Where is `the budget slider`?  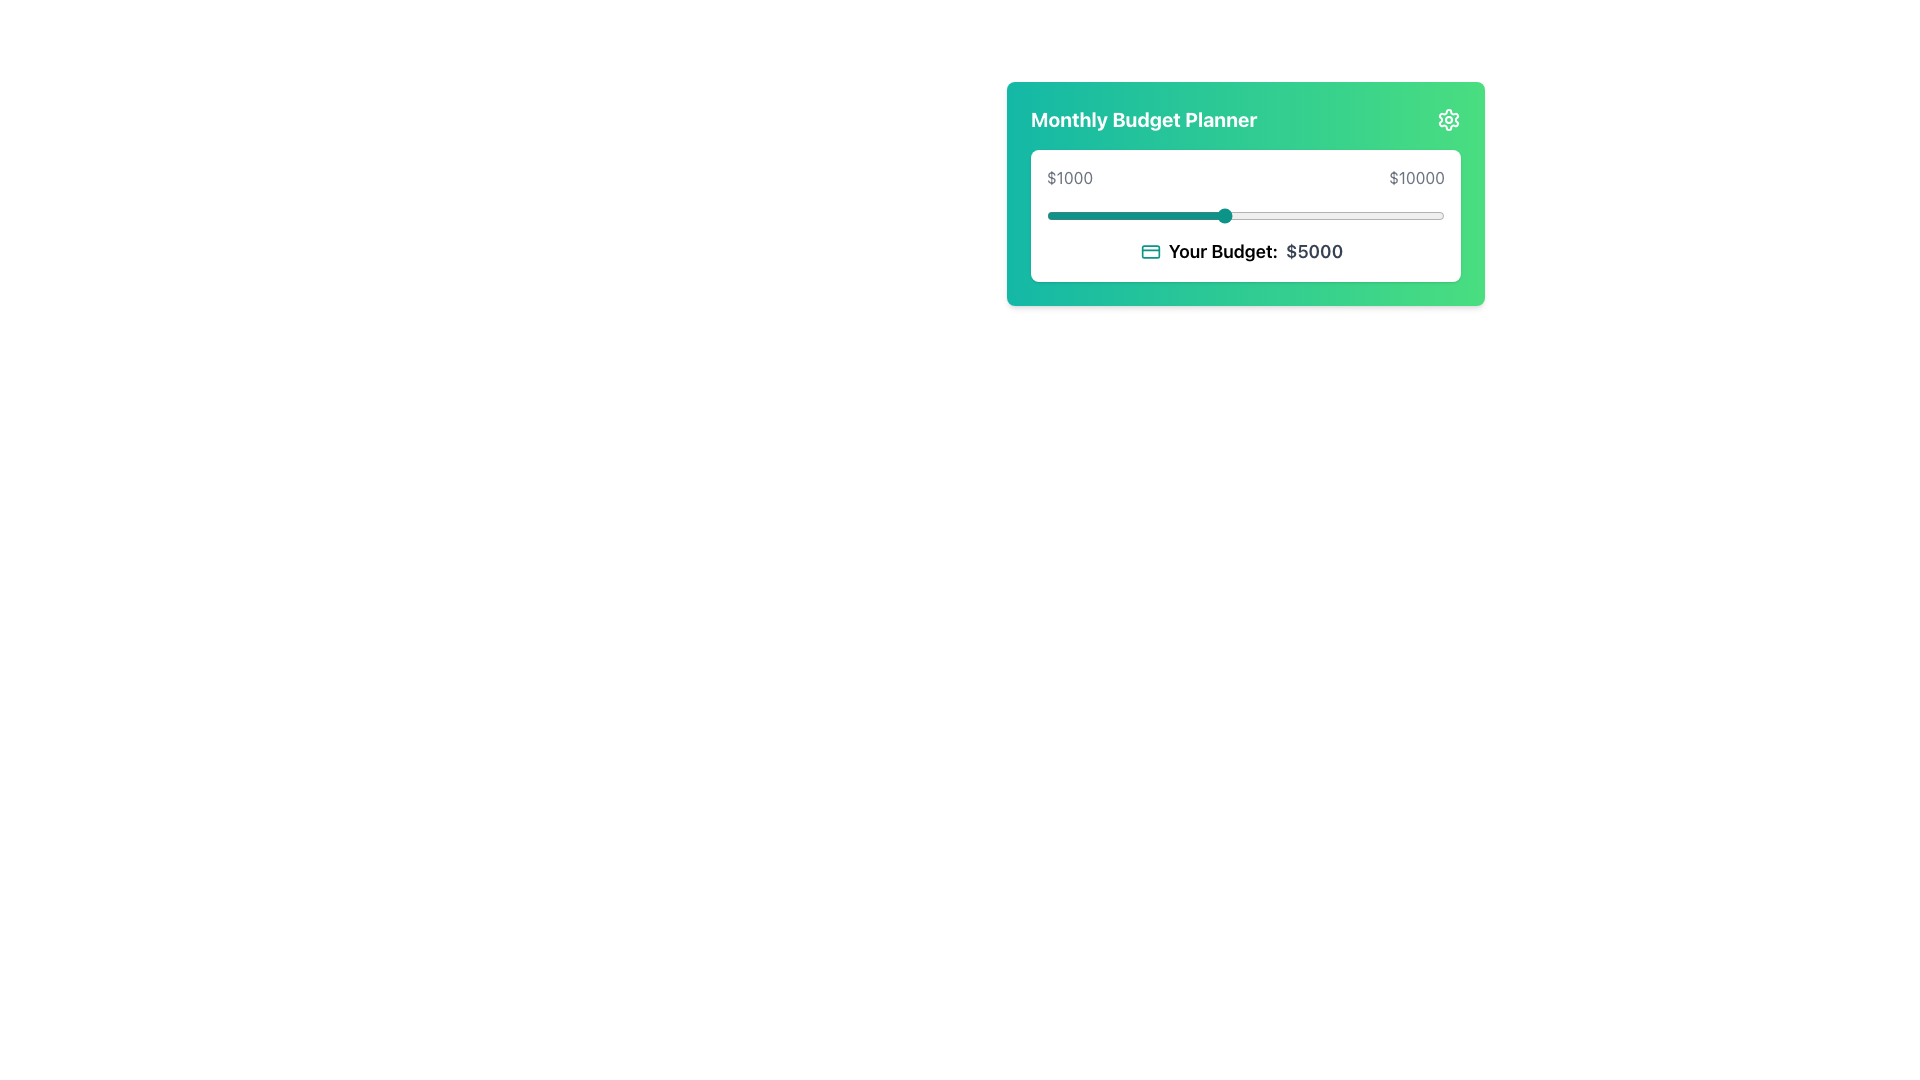
the budget slider is located at coordinates (1089, 216).